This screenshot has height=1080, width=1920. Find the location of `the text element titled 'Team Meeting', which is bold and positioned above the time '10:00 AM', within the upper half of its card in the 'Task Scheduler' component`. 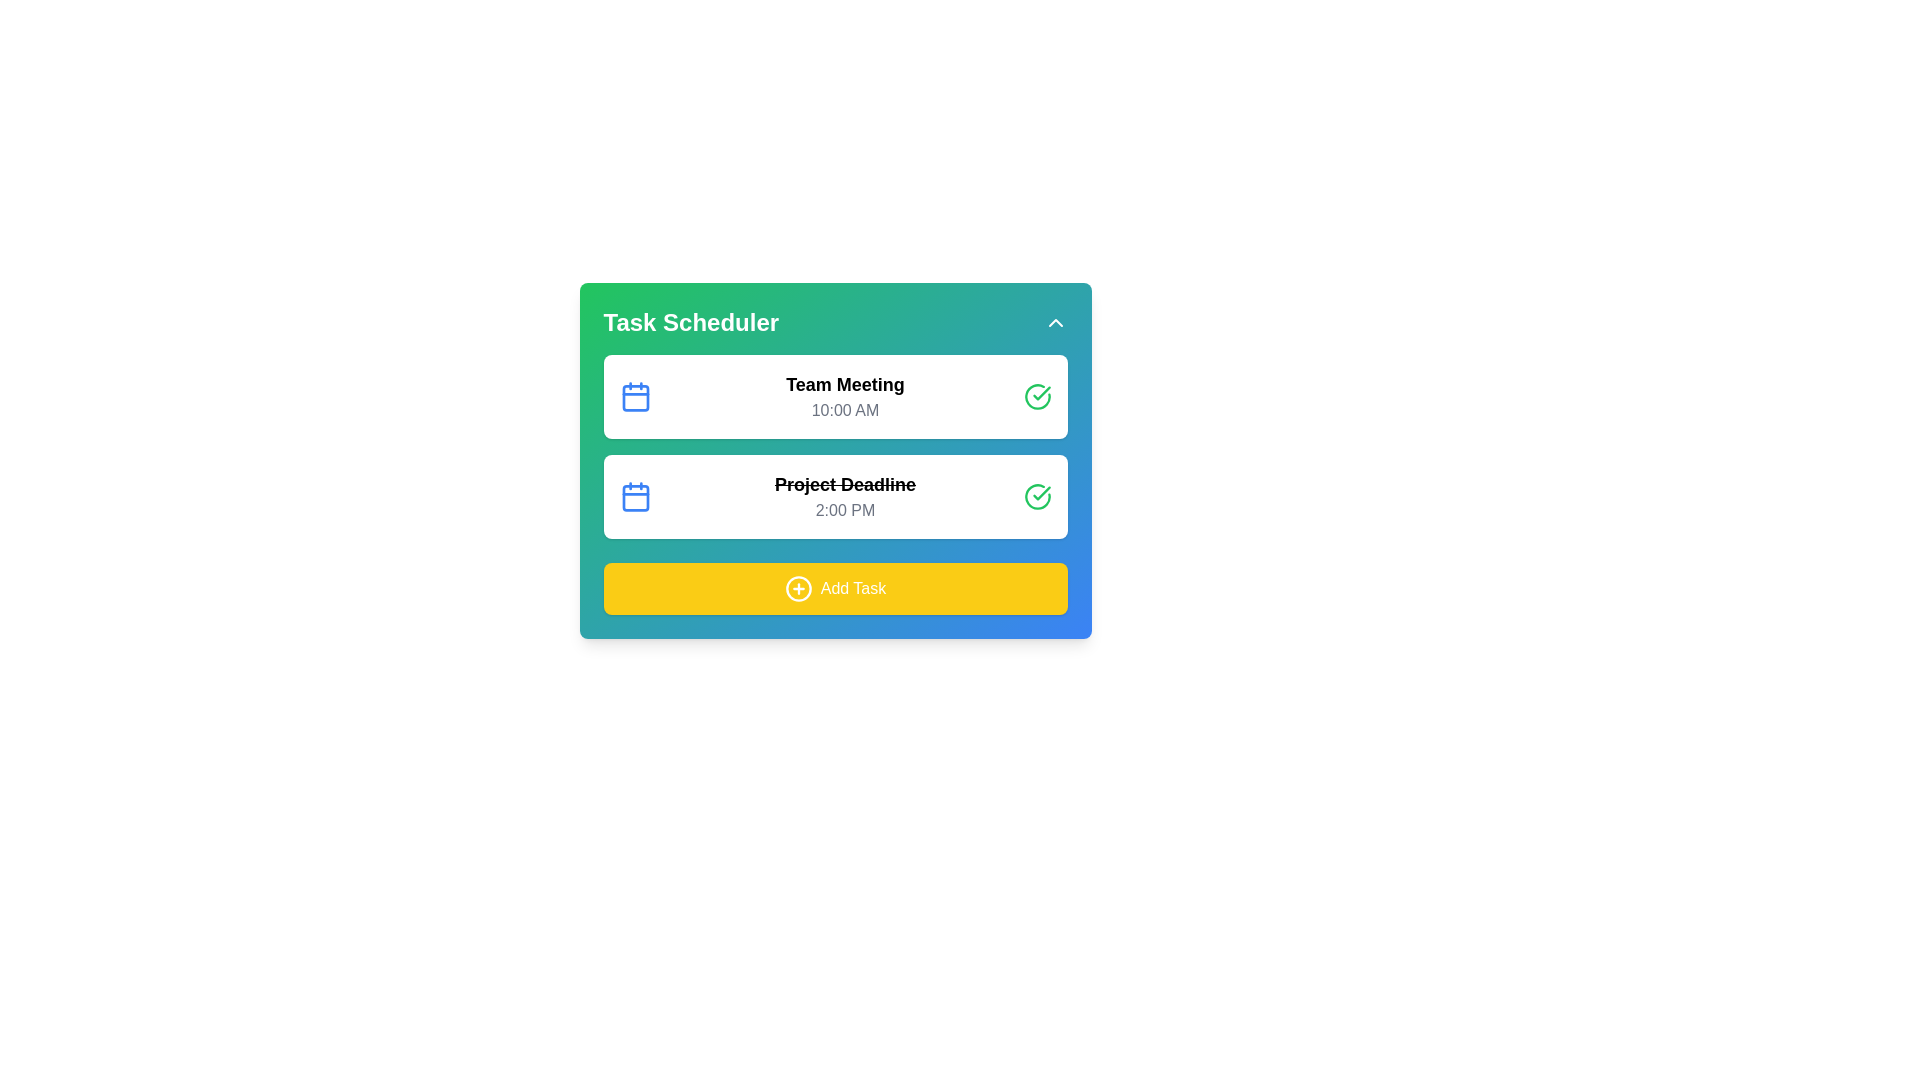

the text element titled 'Team Meeting', which is bold and positioned above the time '10:00 AM', within the upper half of its card in the 'Task Scheduler' component is located at coordinates (845, 397).